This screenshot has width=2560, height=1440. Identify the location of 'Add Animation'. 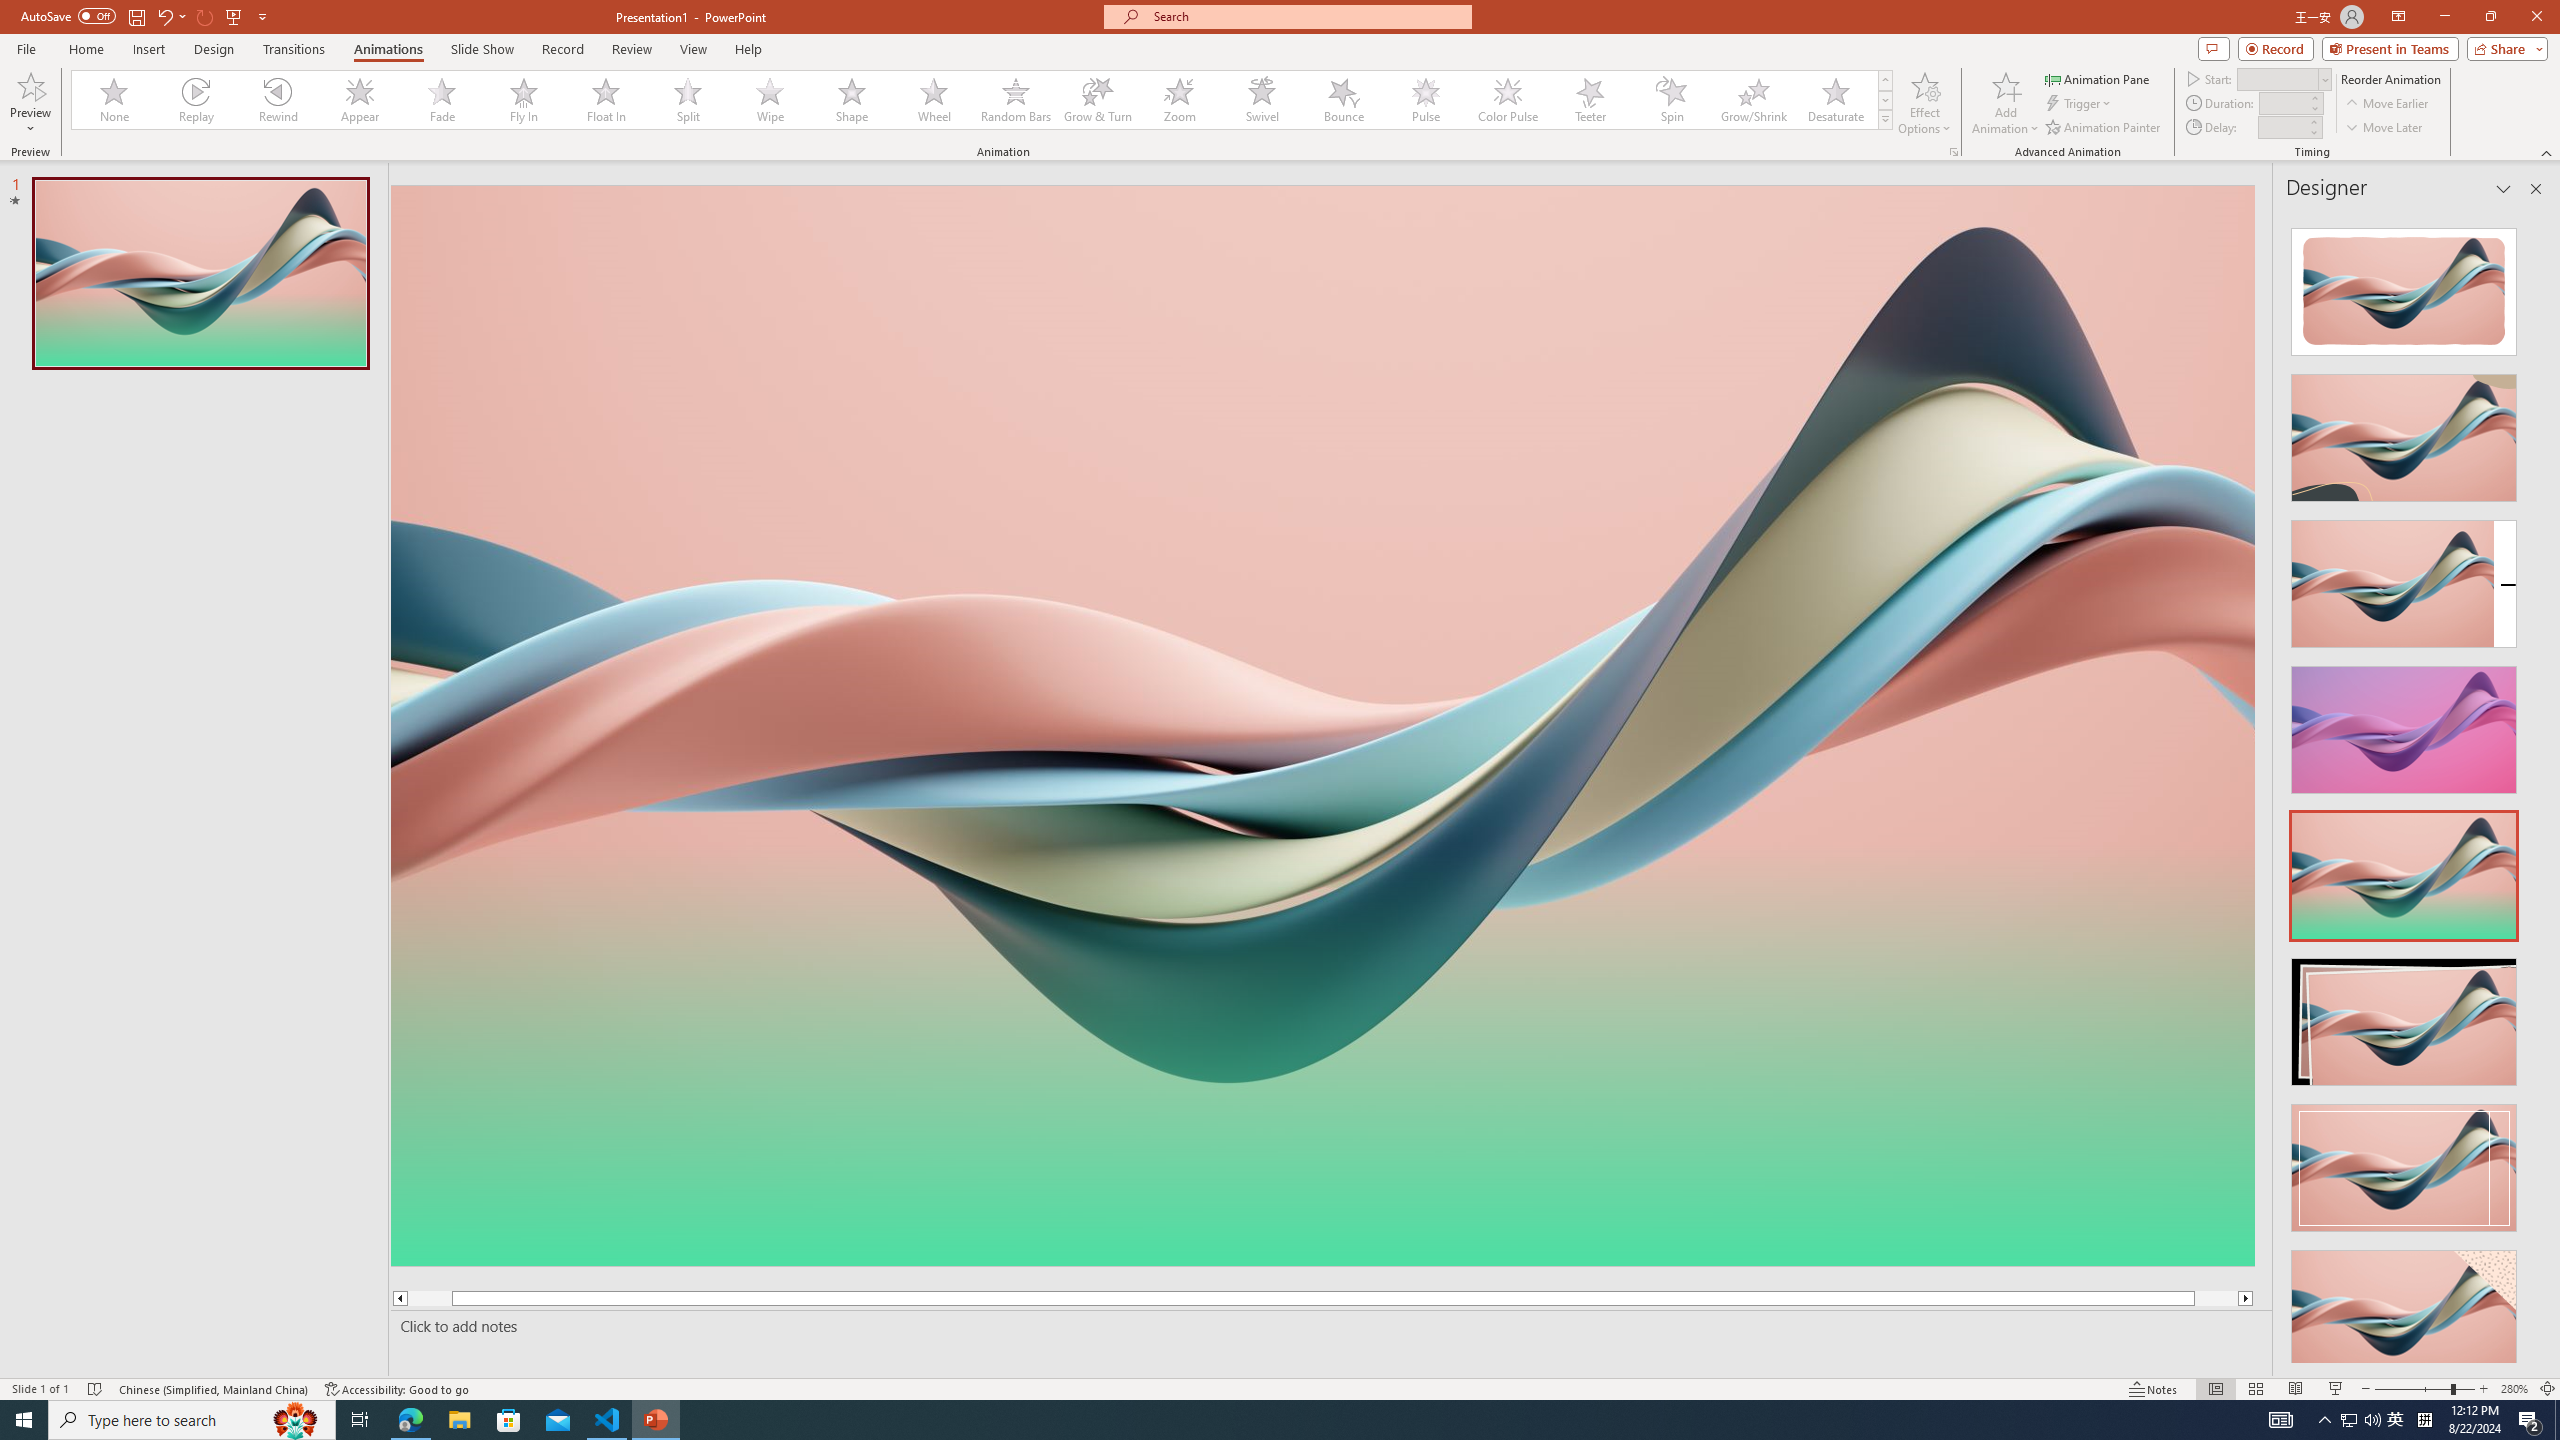
(2006, 103).